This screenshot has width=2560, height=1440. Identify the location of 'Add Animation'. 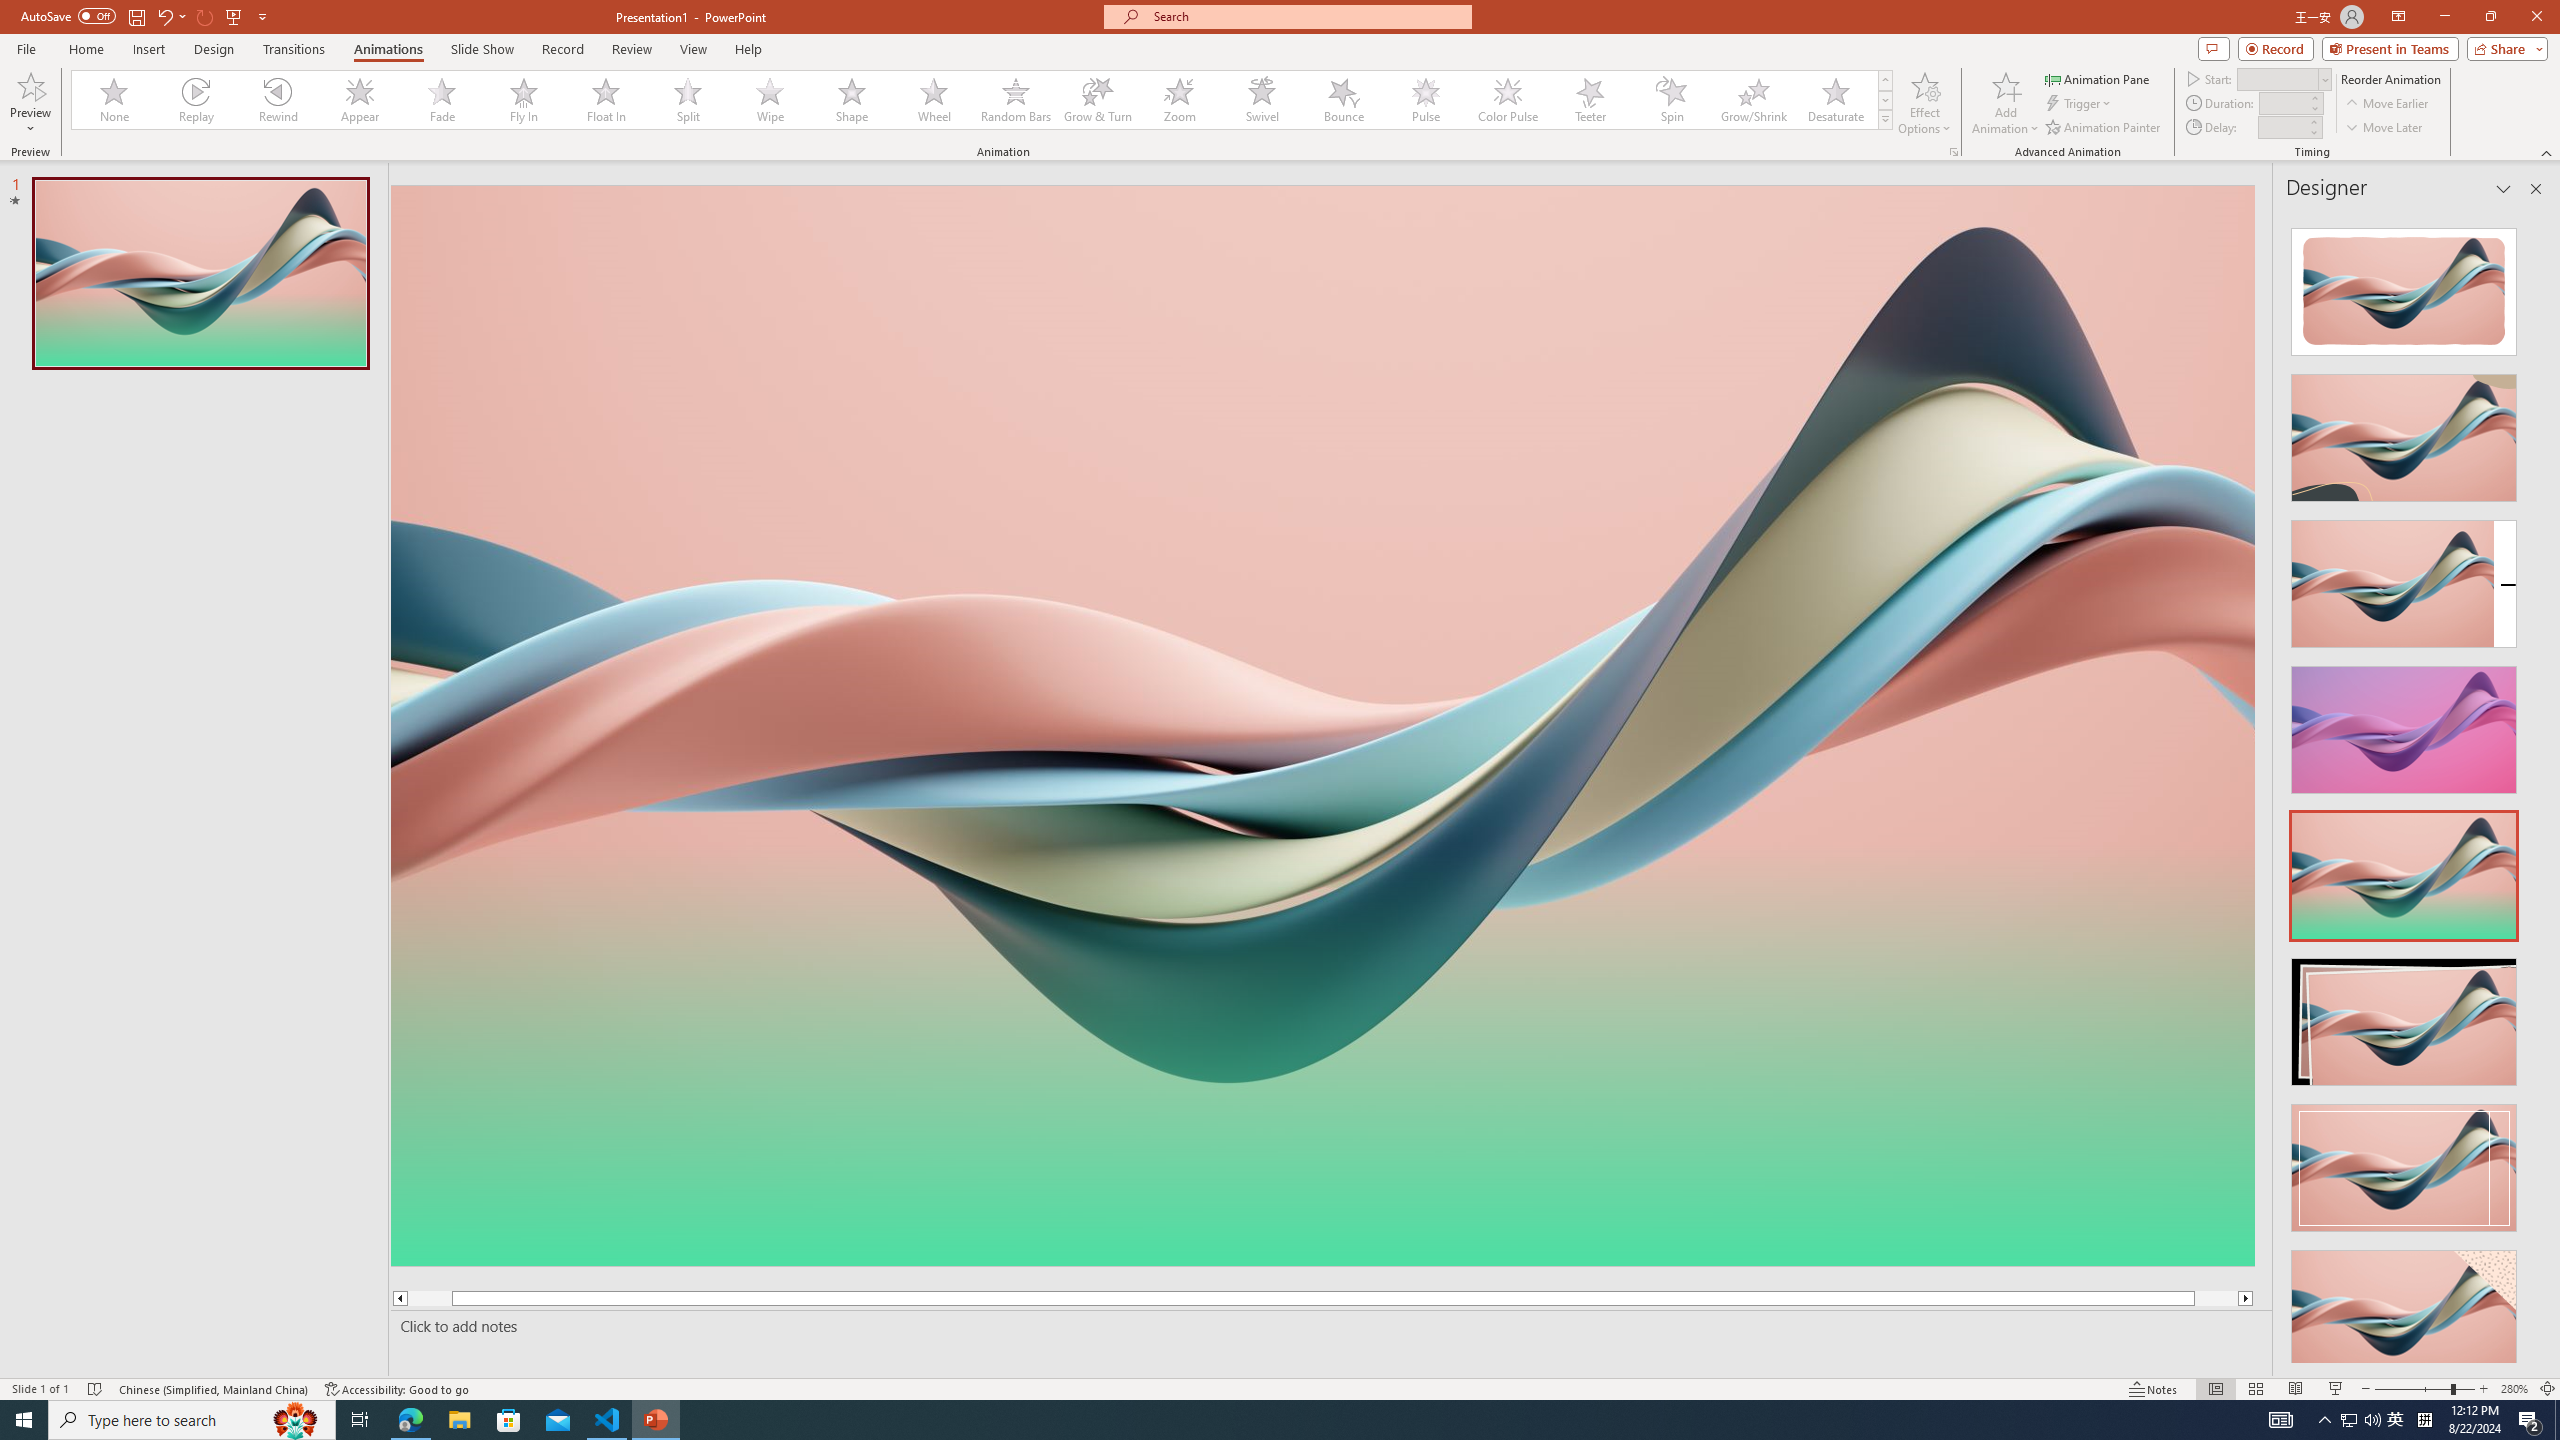
(2006, 103).